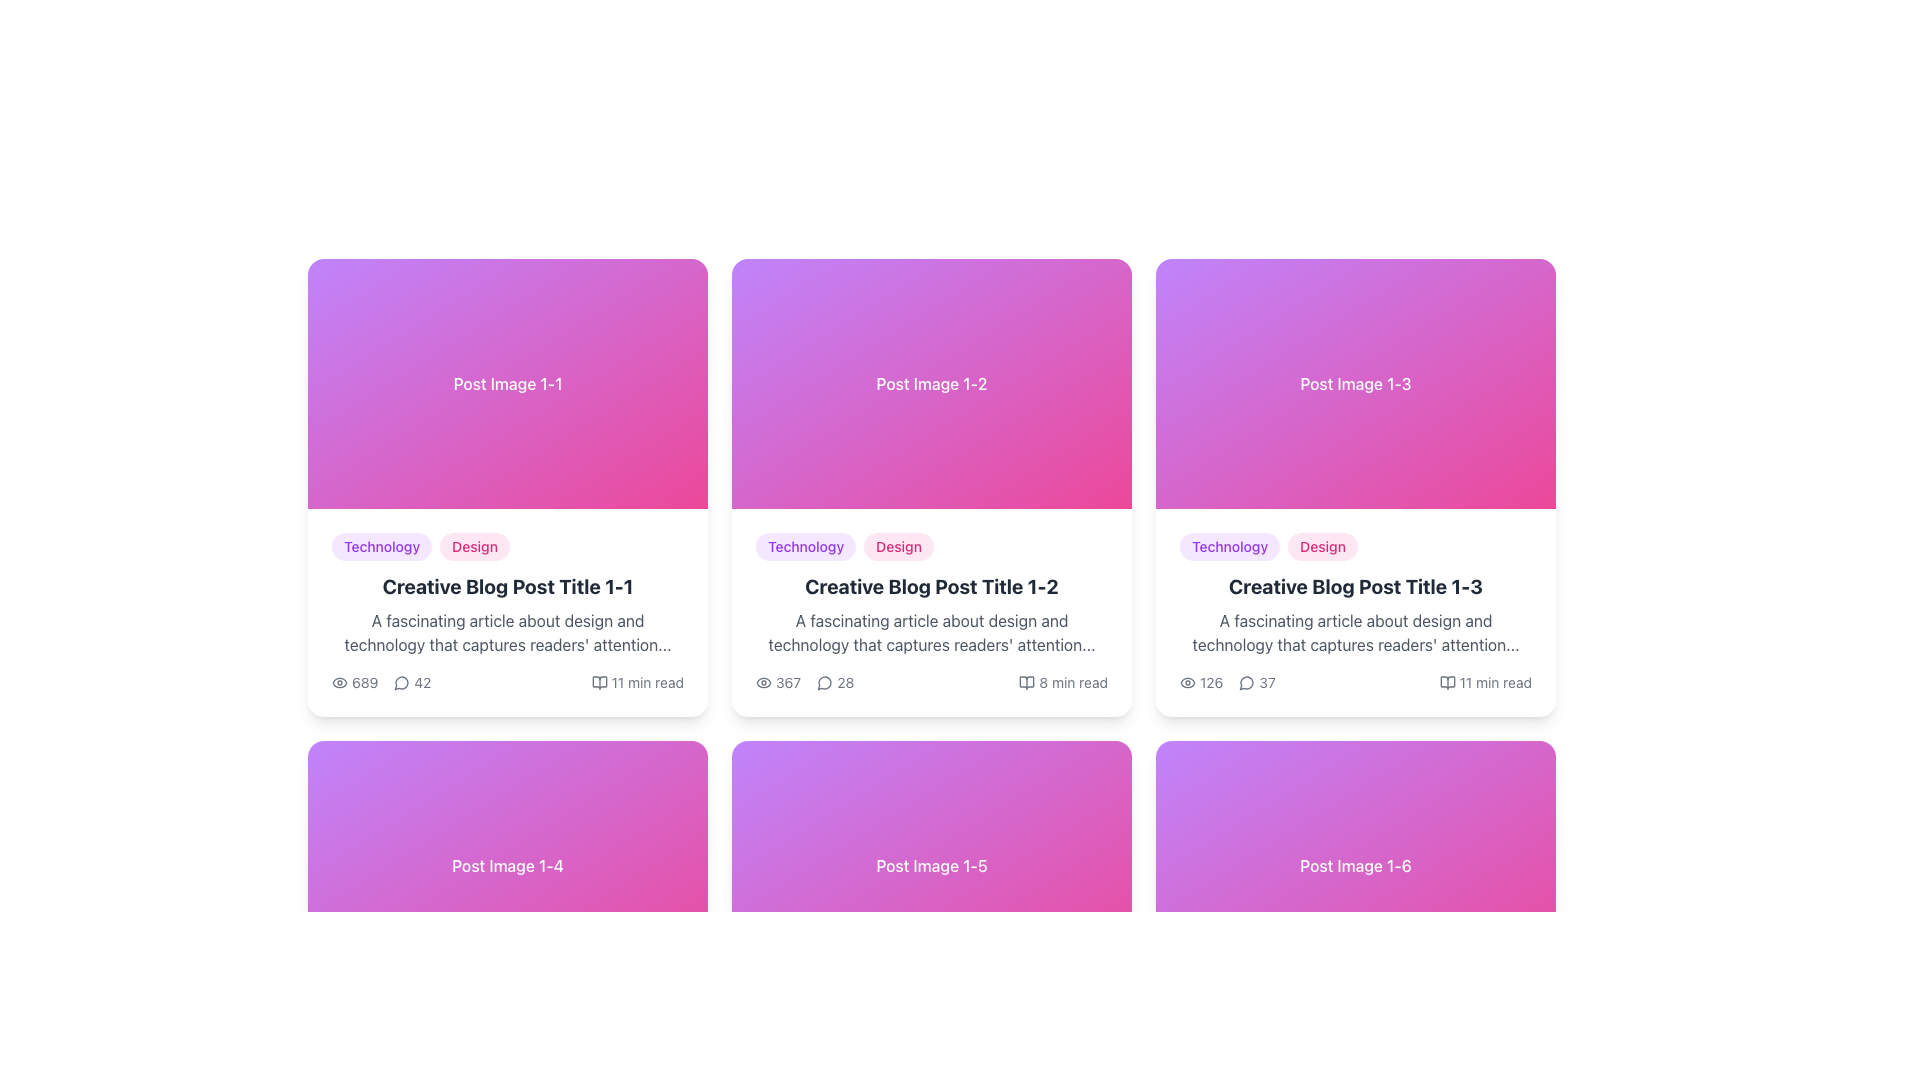  What do you see at coordinates (401, 682) in the screenshot?
I see `the SVG icon that represents user comments or discussions located in the first post card under 'Creative Blog Post Title 1-1', to the left of the metadata line` at bounding box center [401, 682].